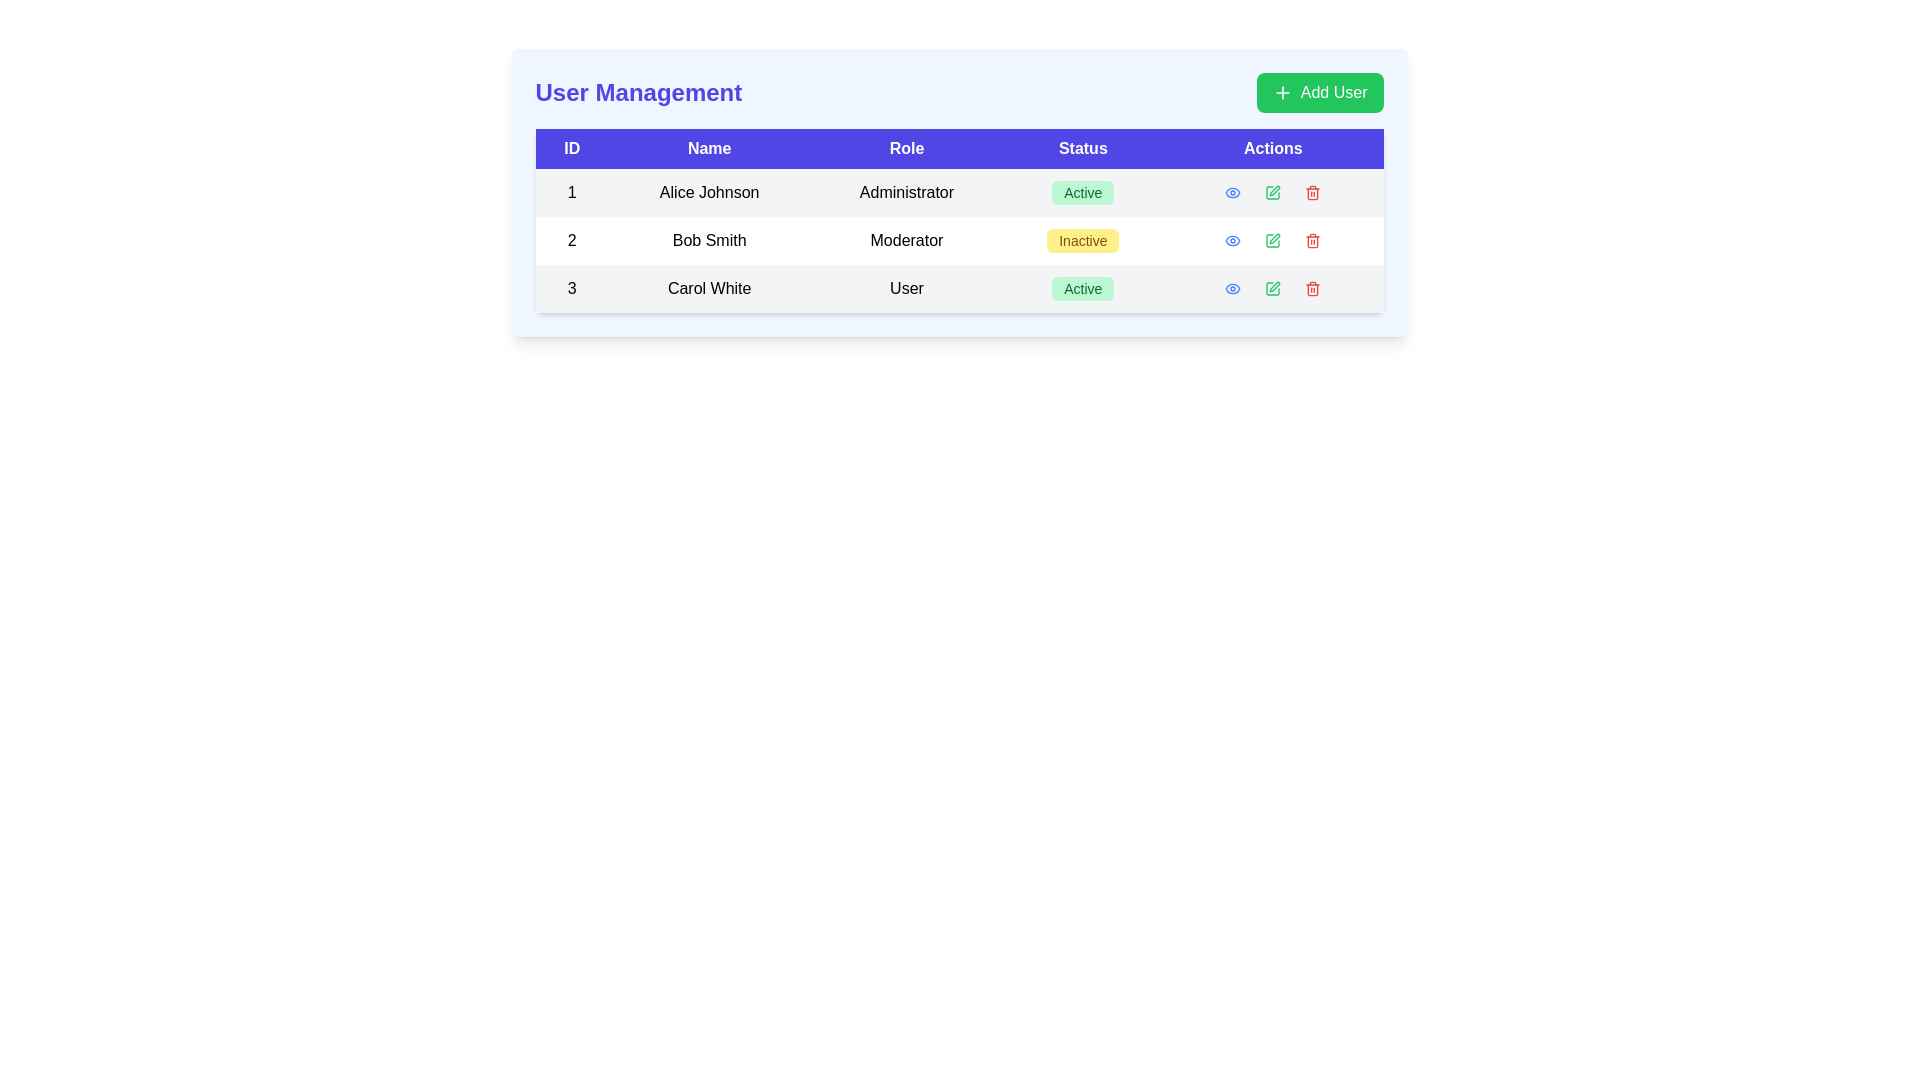  What do you see at coordinates (709, 239) in the screenshot?
I see `the text label displaying 'Bob Smith' located in the 'Name' column of the User Management table to check for interaction effects` at bounding box center [709, 239].